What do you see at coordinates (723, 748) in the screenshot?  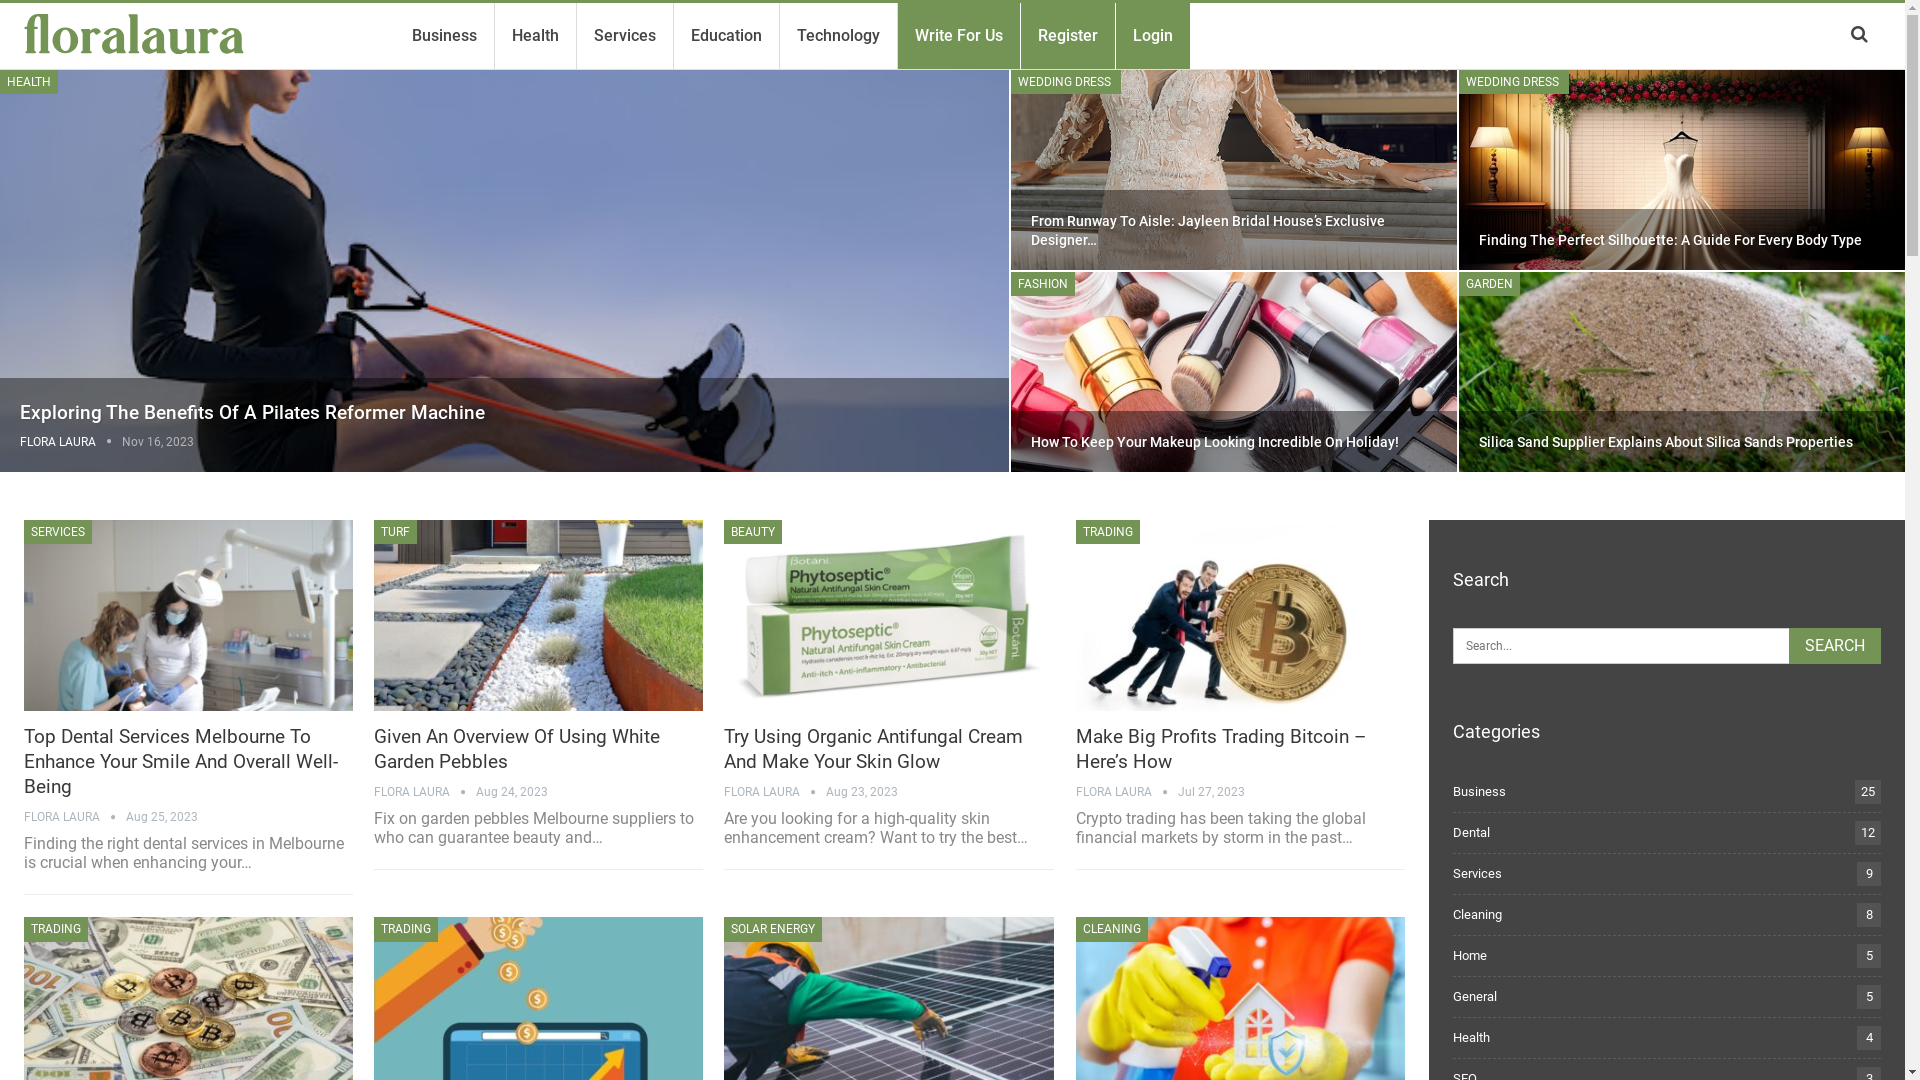 I see `'Try Using Organic Antifungal Cream And Make Your Skin Glow'` at bounding box center [723, 748].